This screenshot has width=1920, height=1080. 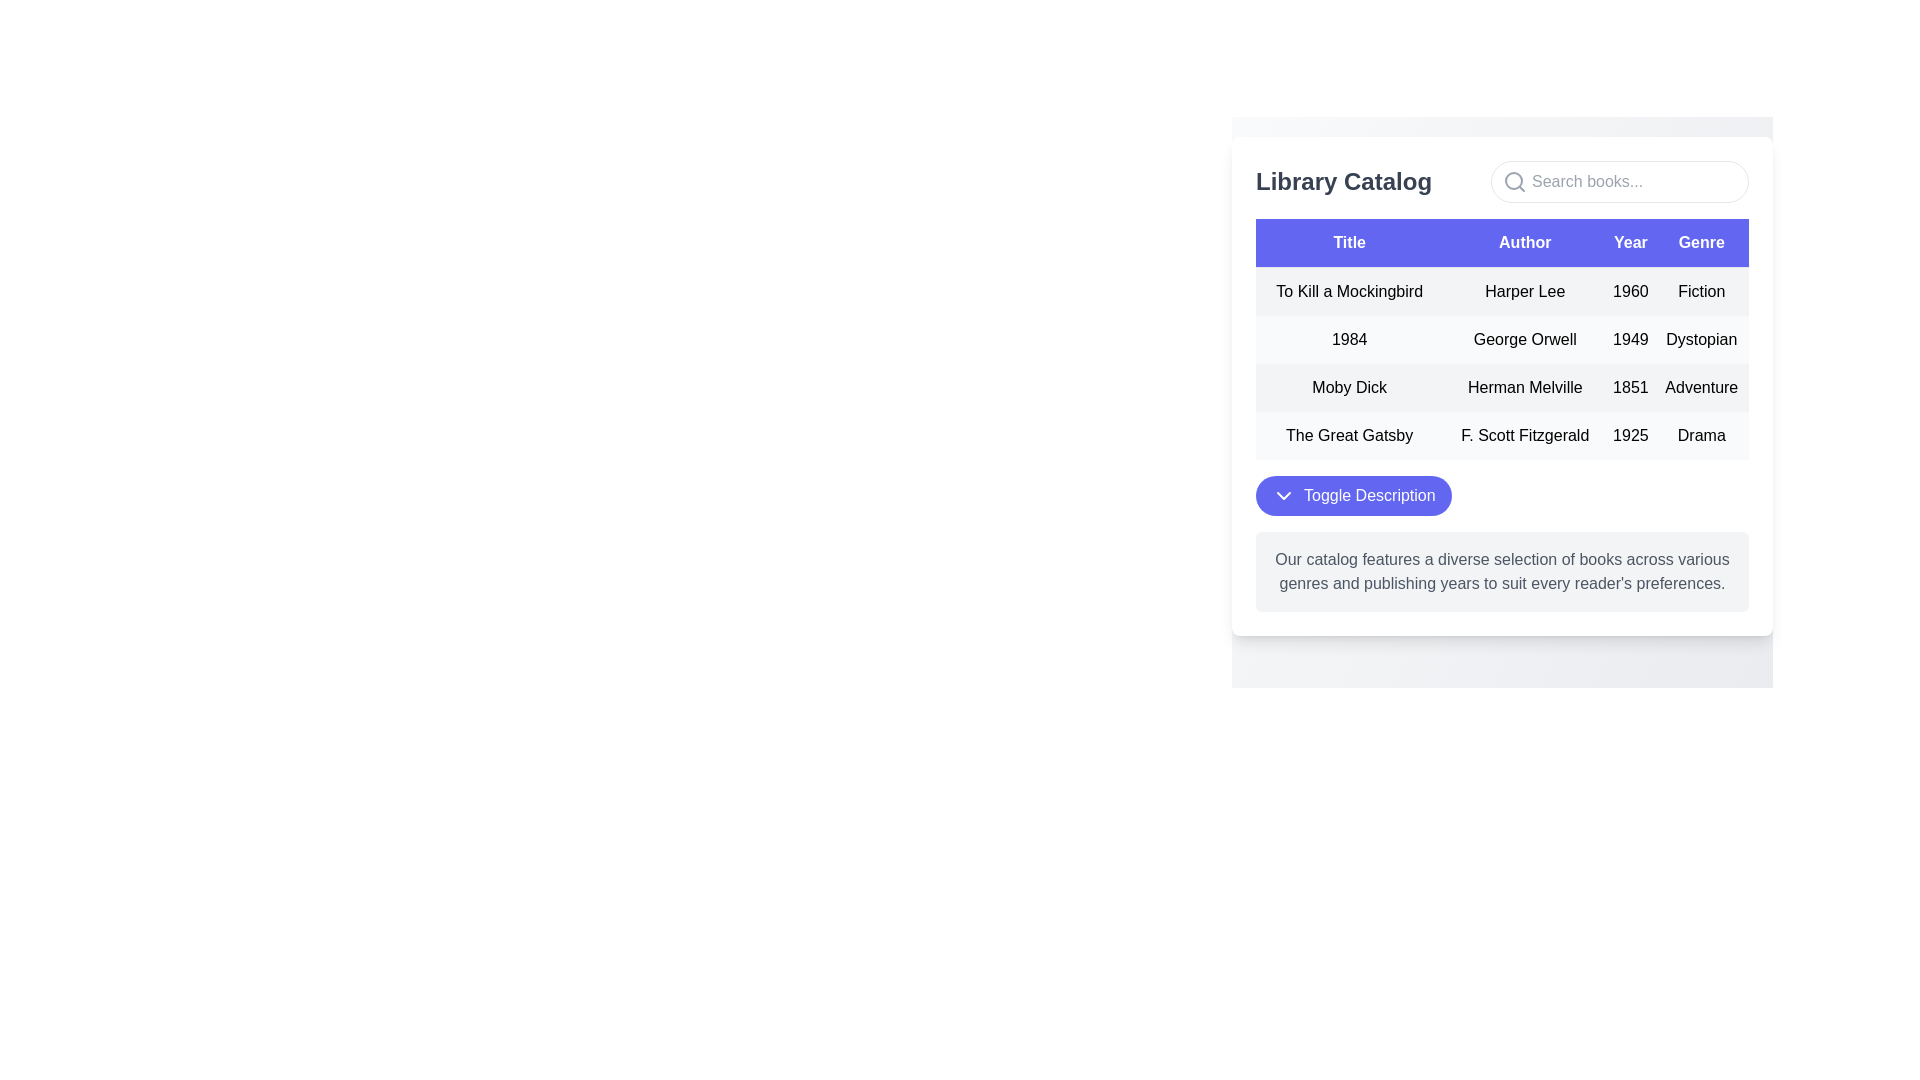 I want to click on the search icon located at the left of the search input field to focus on the search field, so click(x=1515, y=181).